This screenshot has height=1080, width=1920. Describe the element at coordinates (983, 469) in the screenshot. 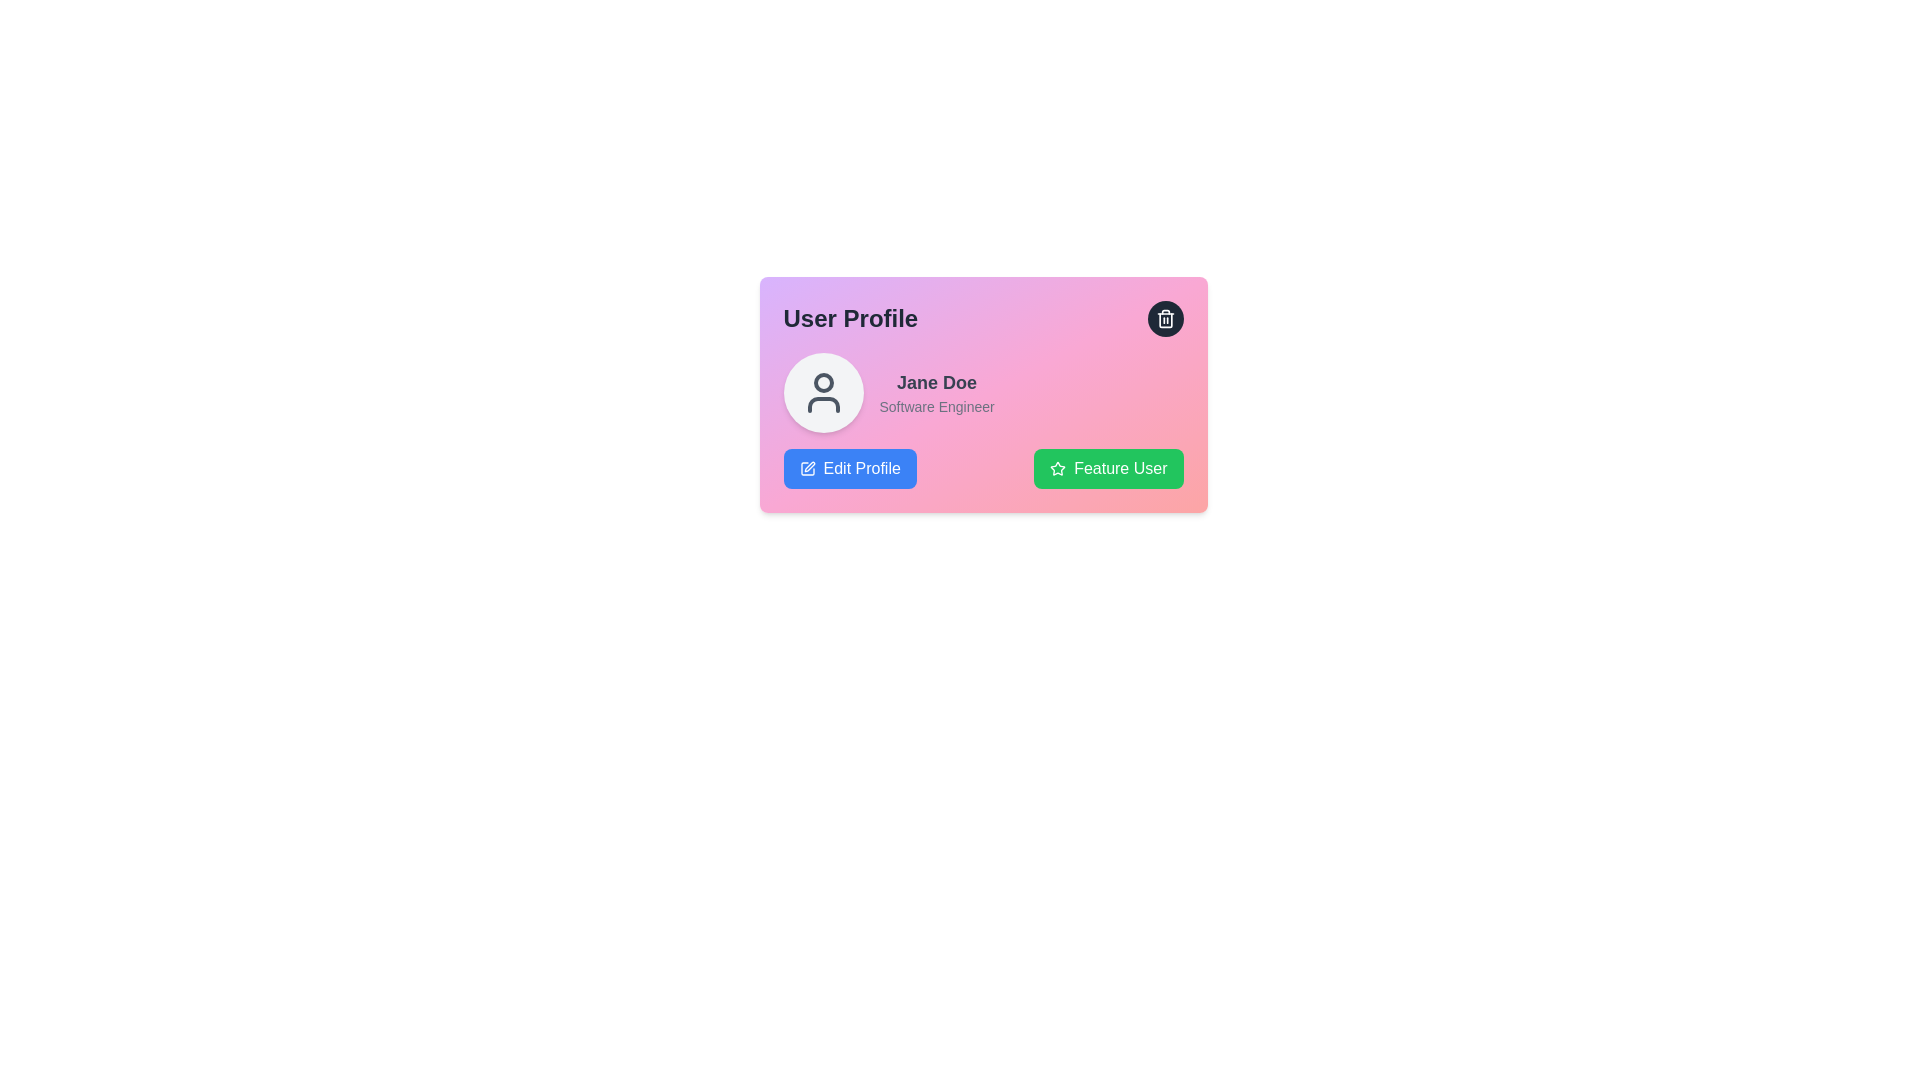

I see `the segmented button group beneath Jane Doe's profile` at that location.